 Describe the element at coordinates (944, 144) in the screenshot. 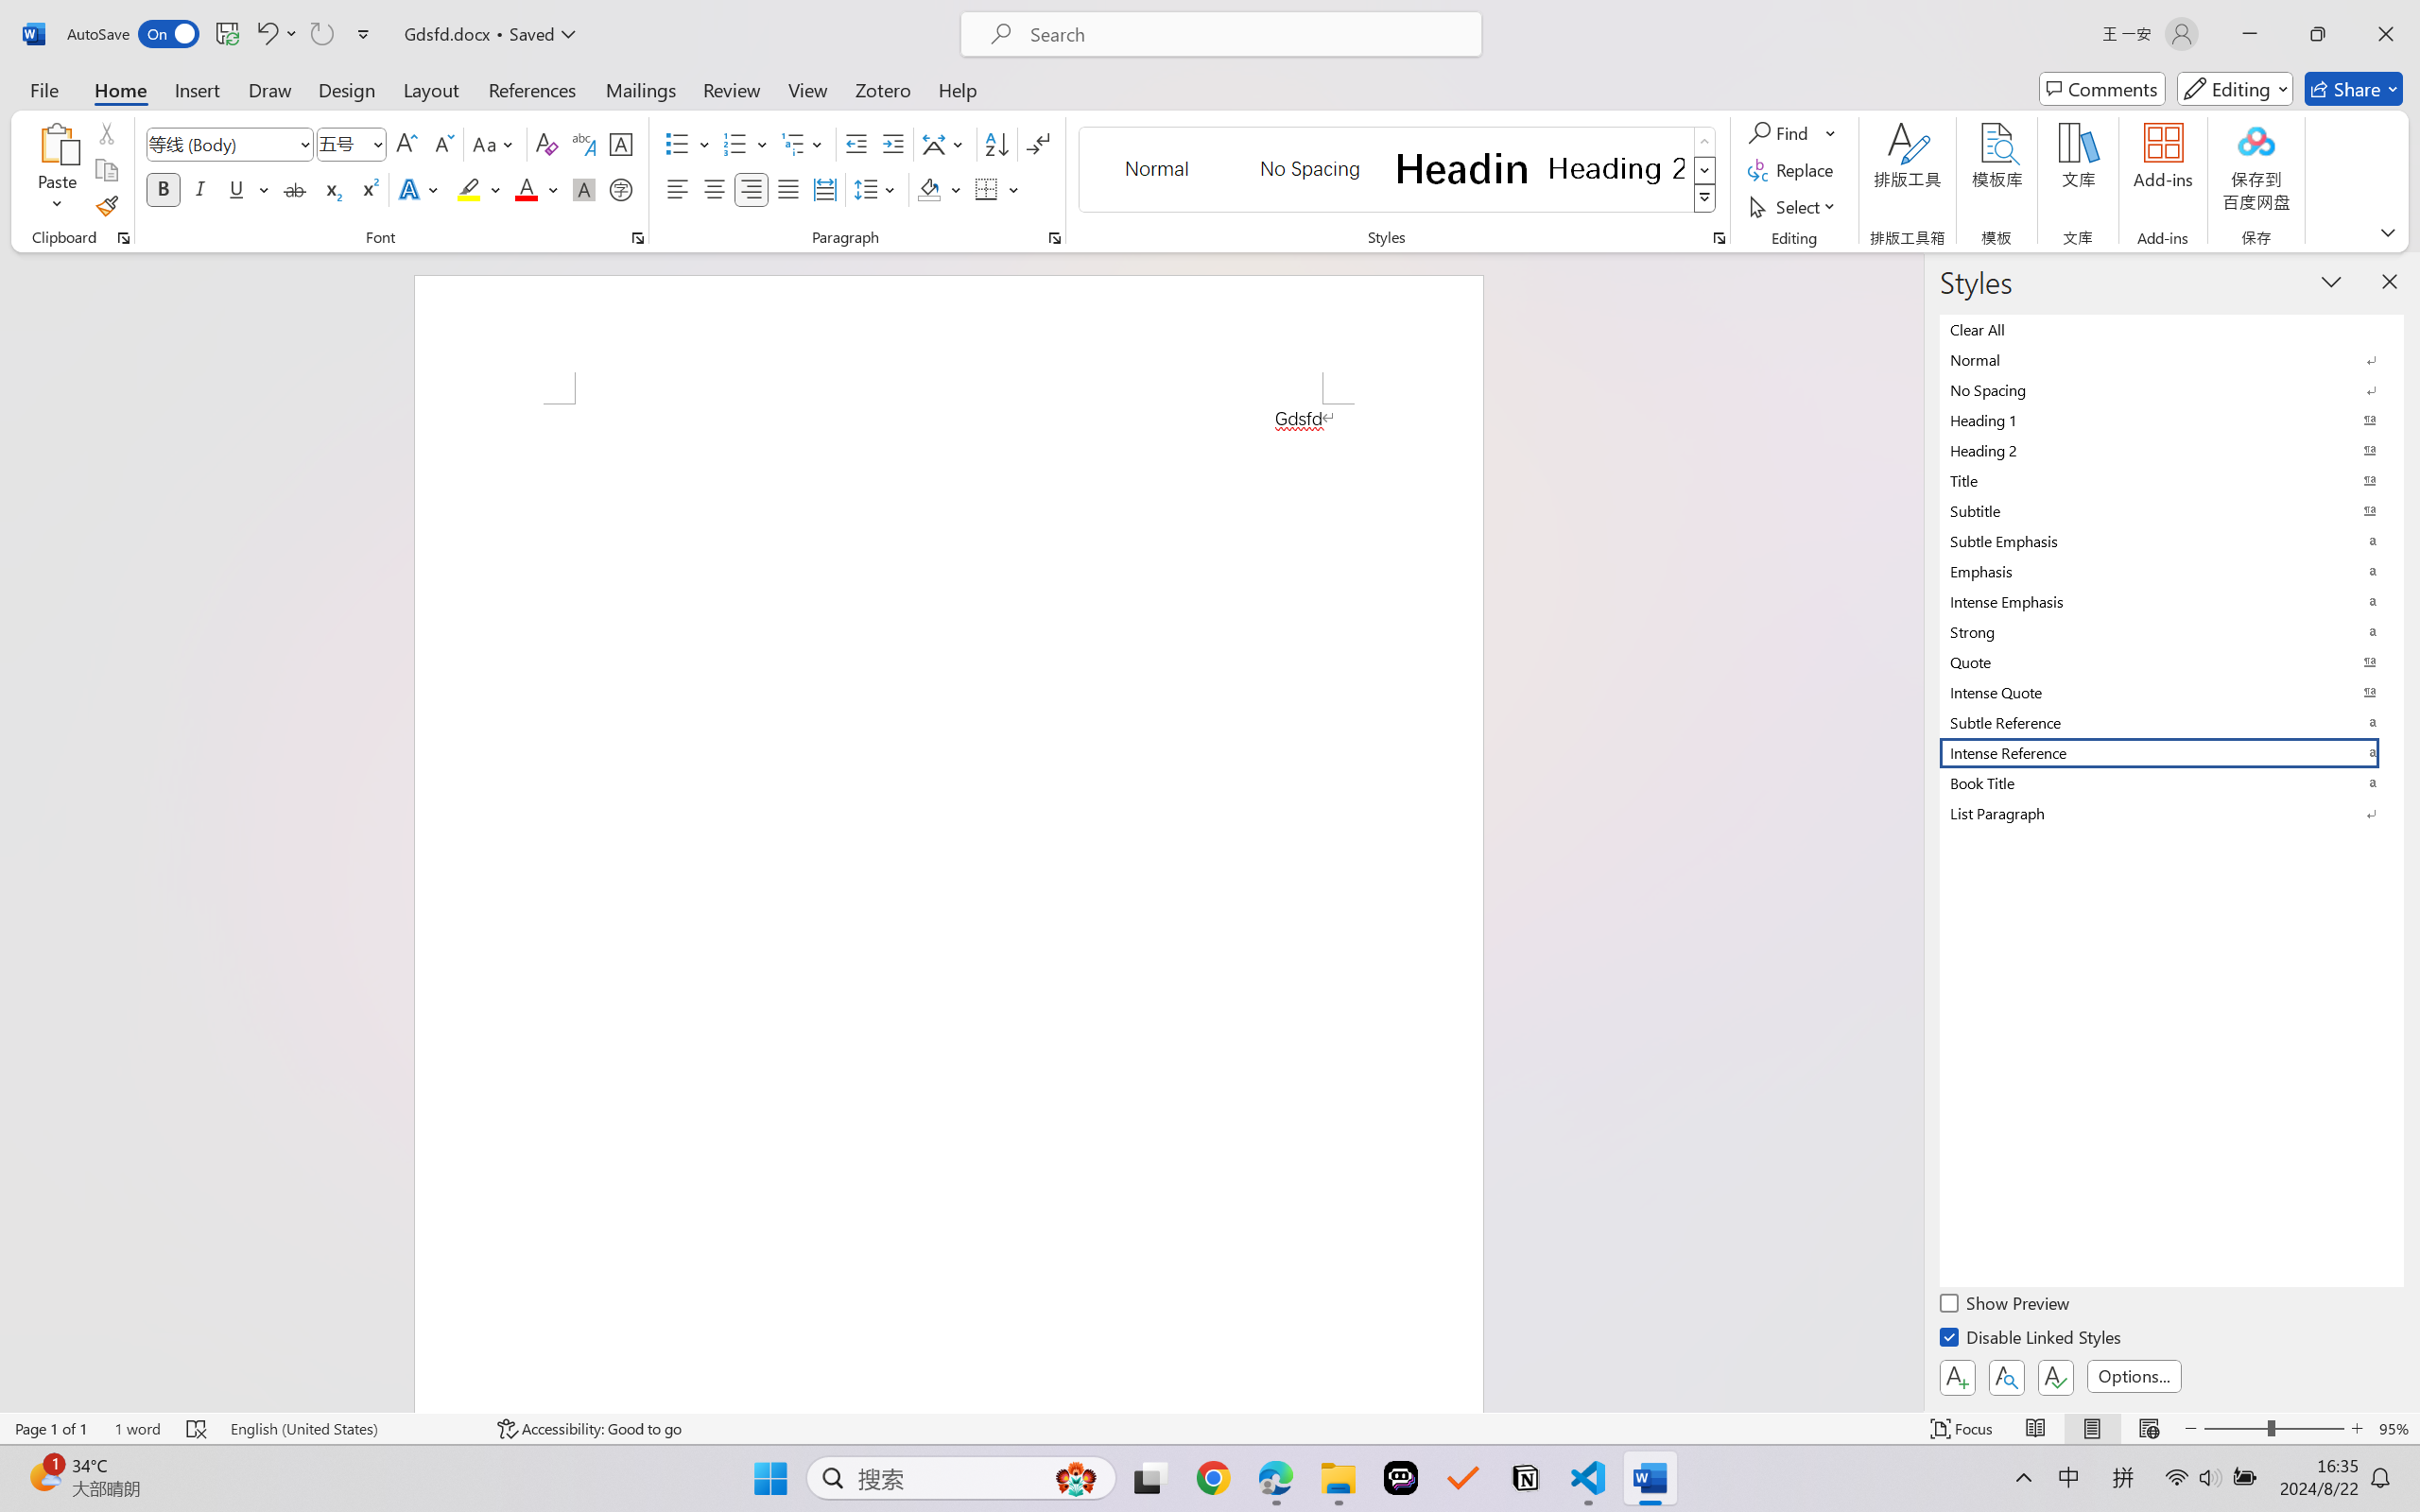

I see `'Asian Layout'` at that location.